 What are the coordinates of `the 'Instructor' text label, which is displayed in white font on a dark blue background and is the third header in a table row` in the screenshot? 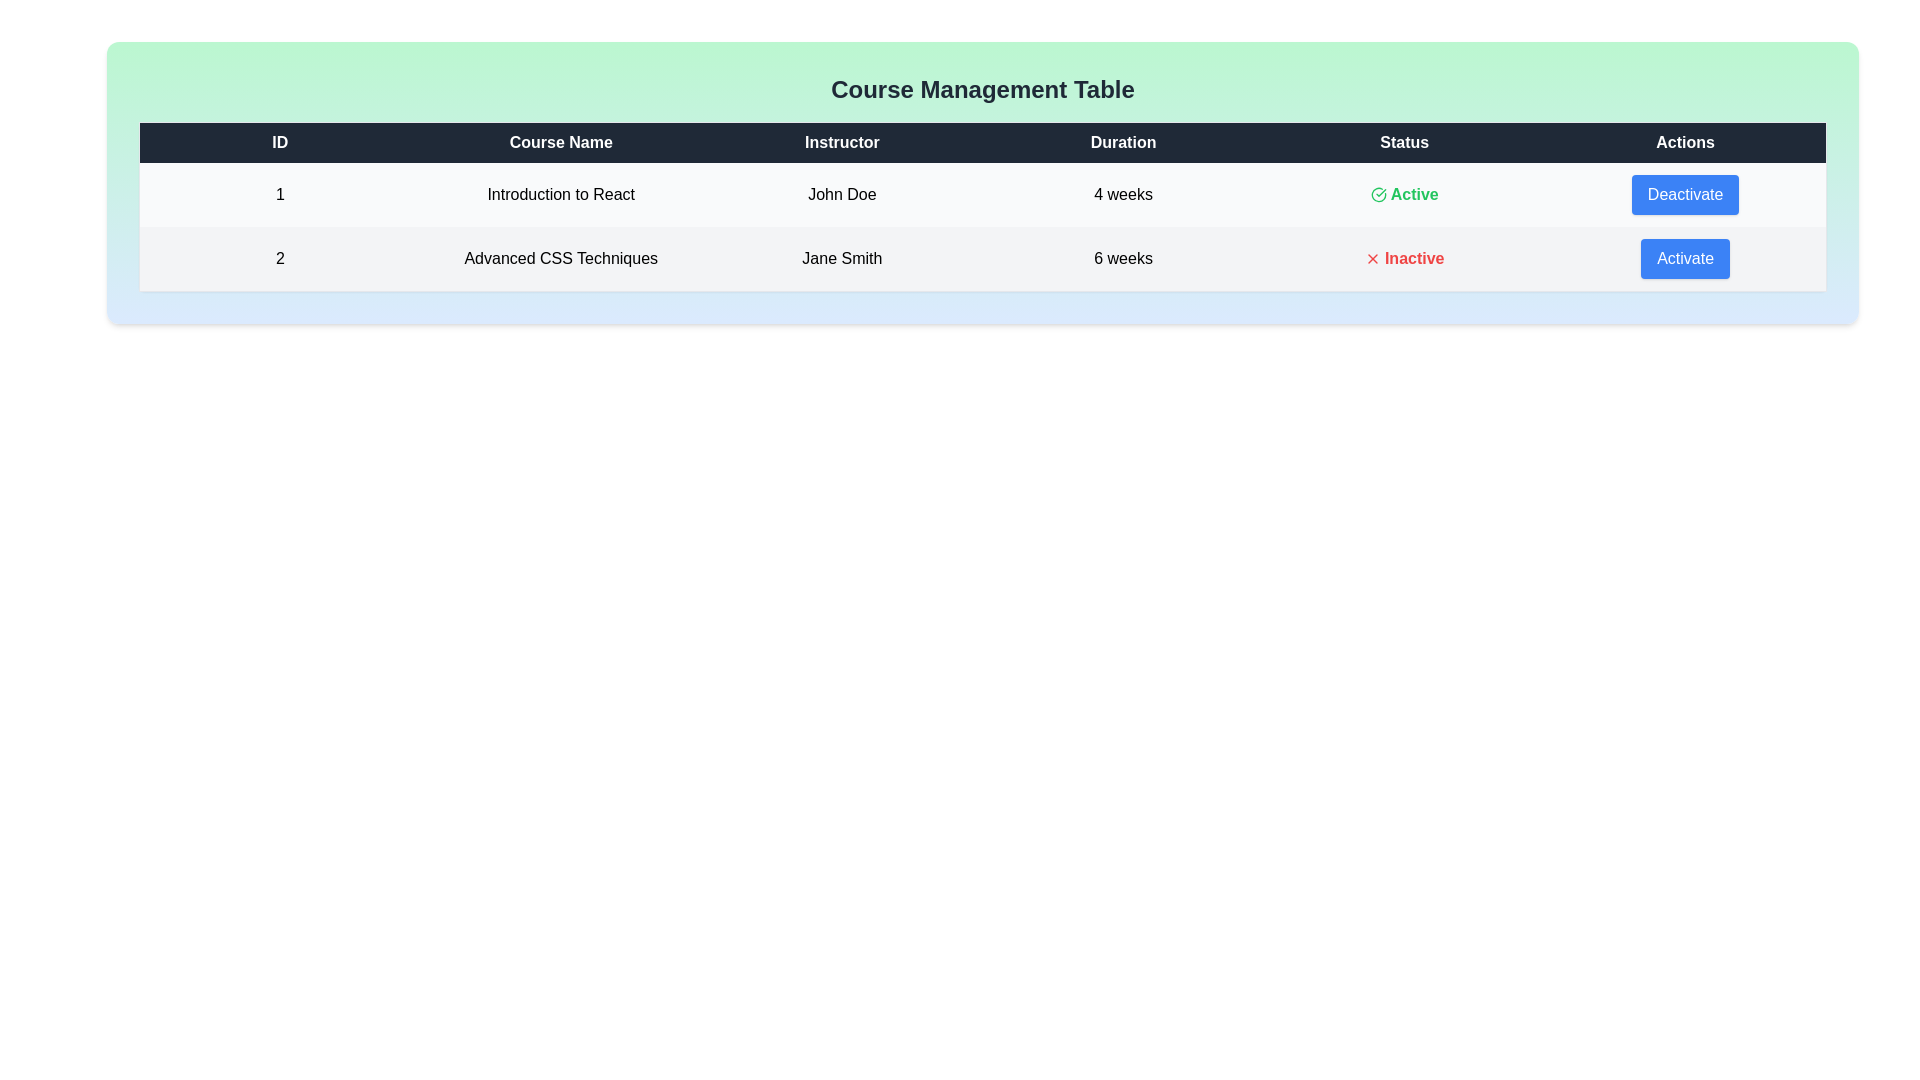 It's located at (842, 141).